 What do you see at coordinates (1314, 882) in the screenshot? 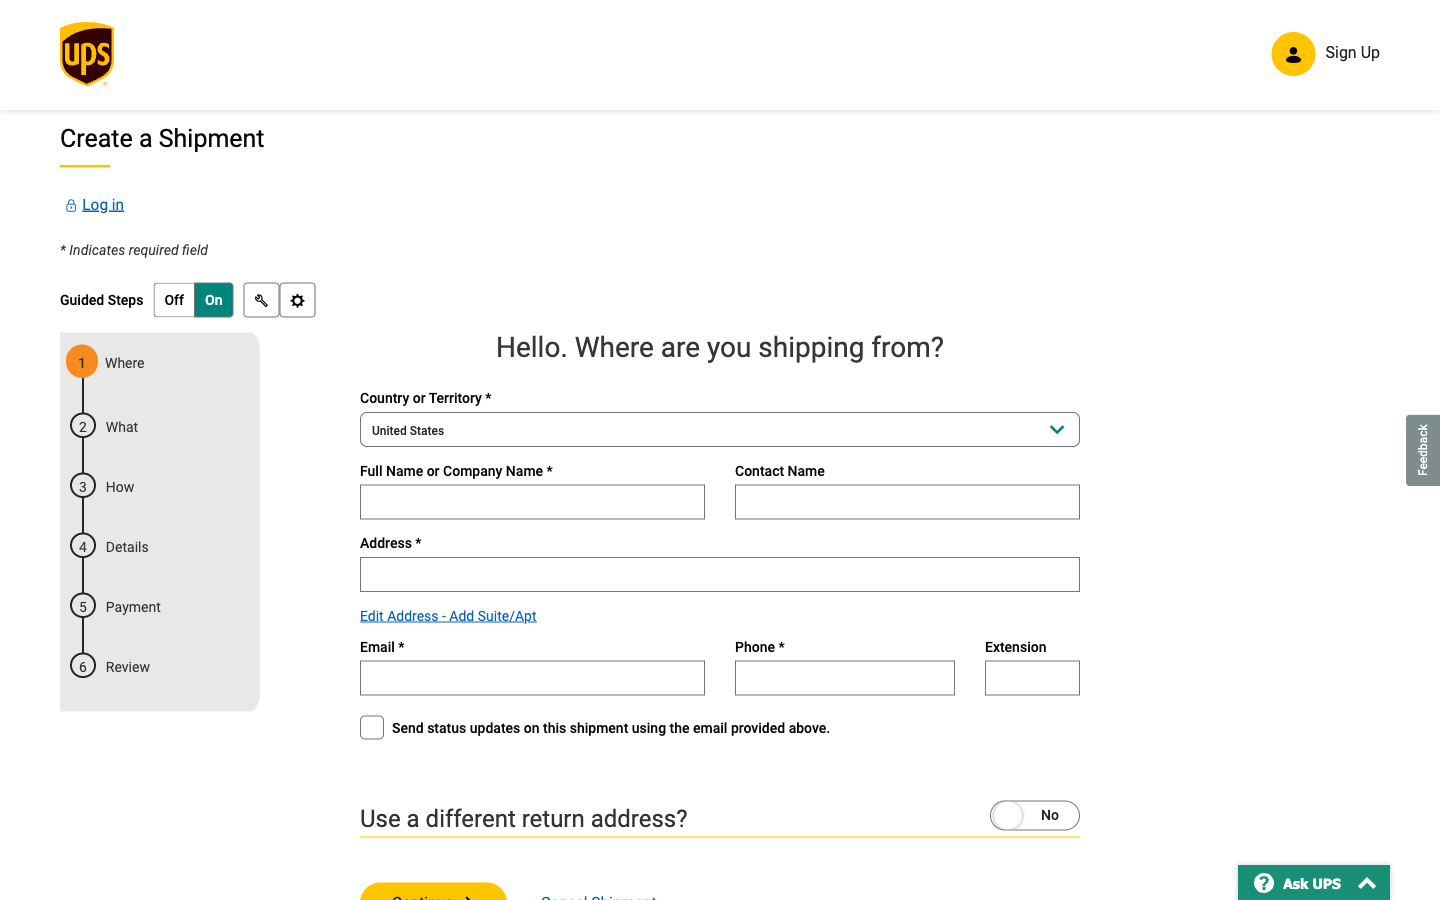
I see `Ask the virtual assistant questions by clicking on "Ask UPS` at bounding box center [1314, 882].